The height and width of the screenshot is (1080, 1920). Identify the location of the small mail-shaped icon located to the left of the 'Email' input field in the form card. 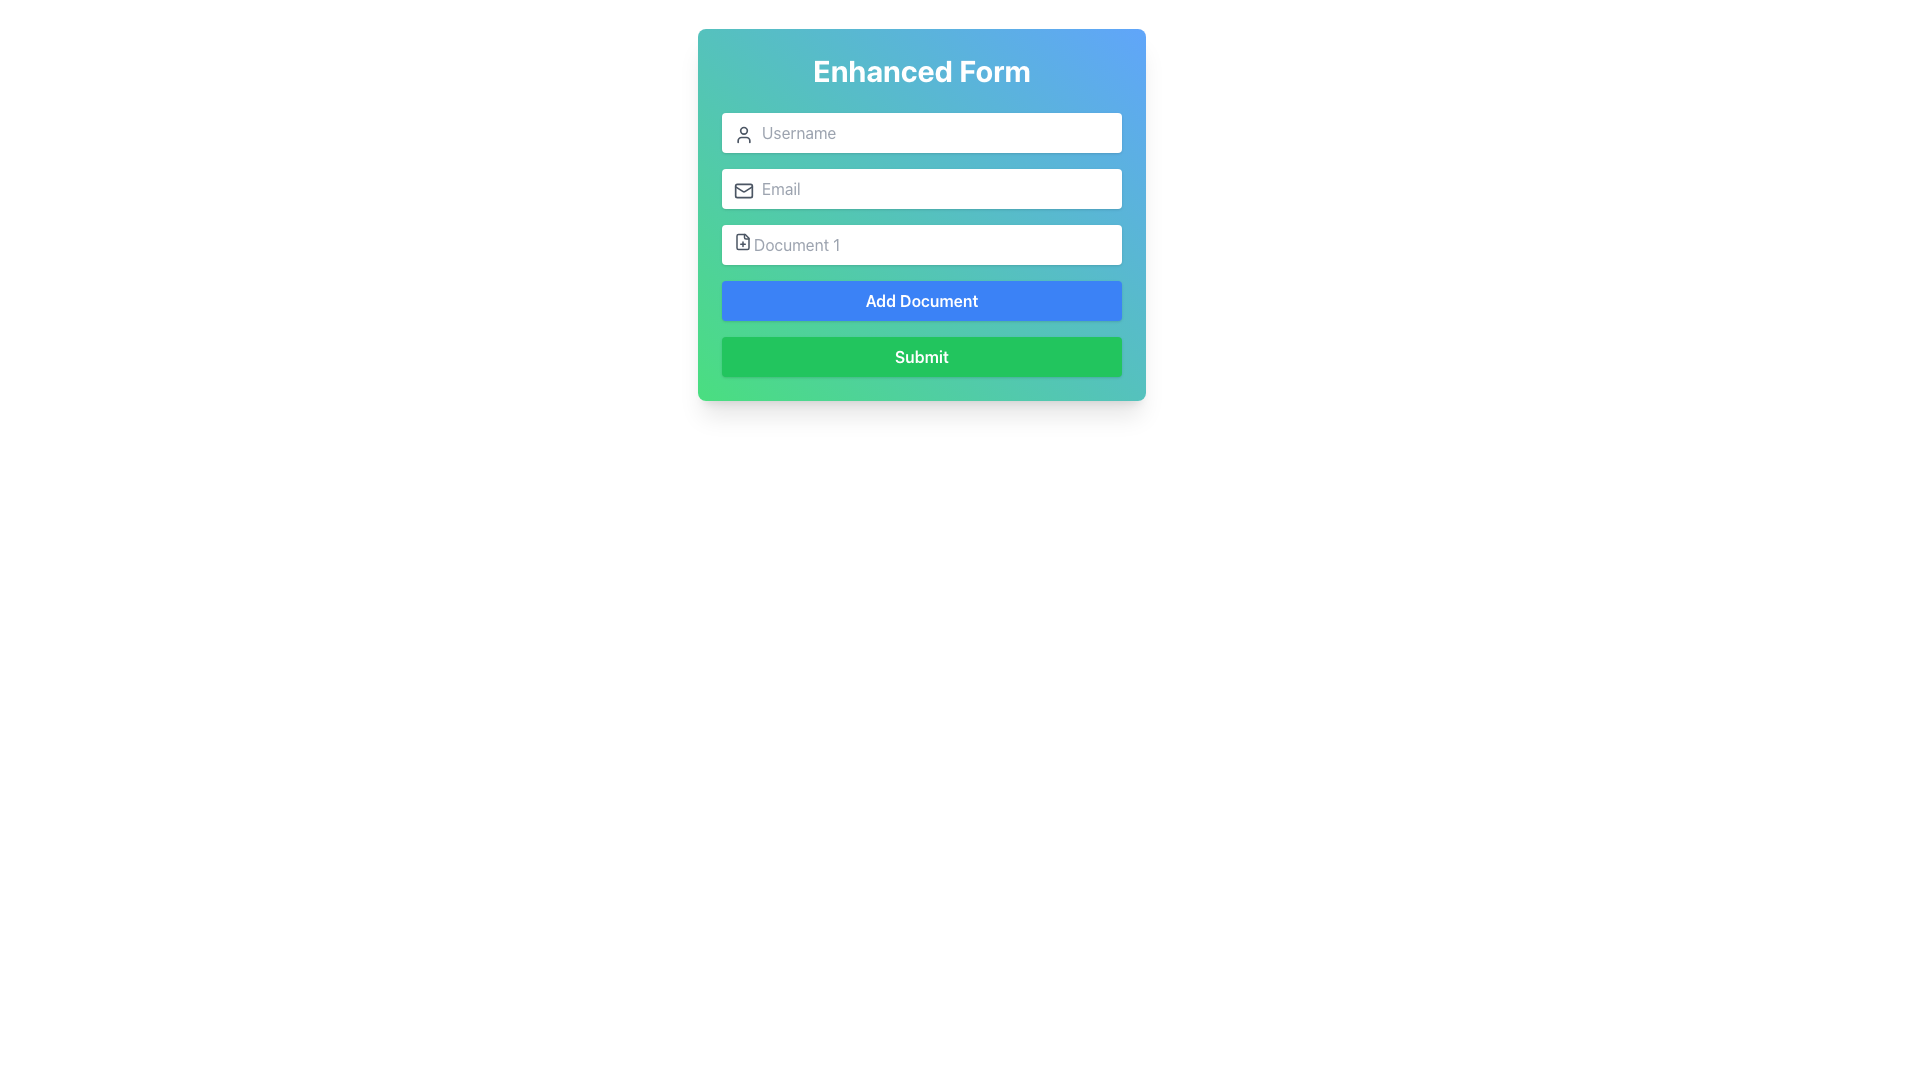
(743, 191).